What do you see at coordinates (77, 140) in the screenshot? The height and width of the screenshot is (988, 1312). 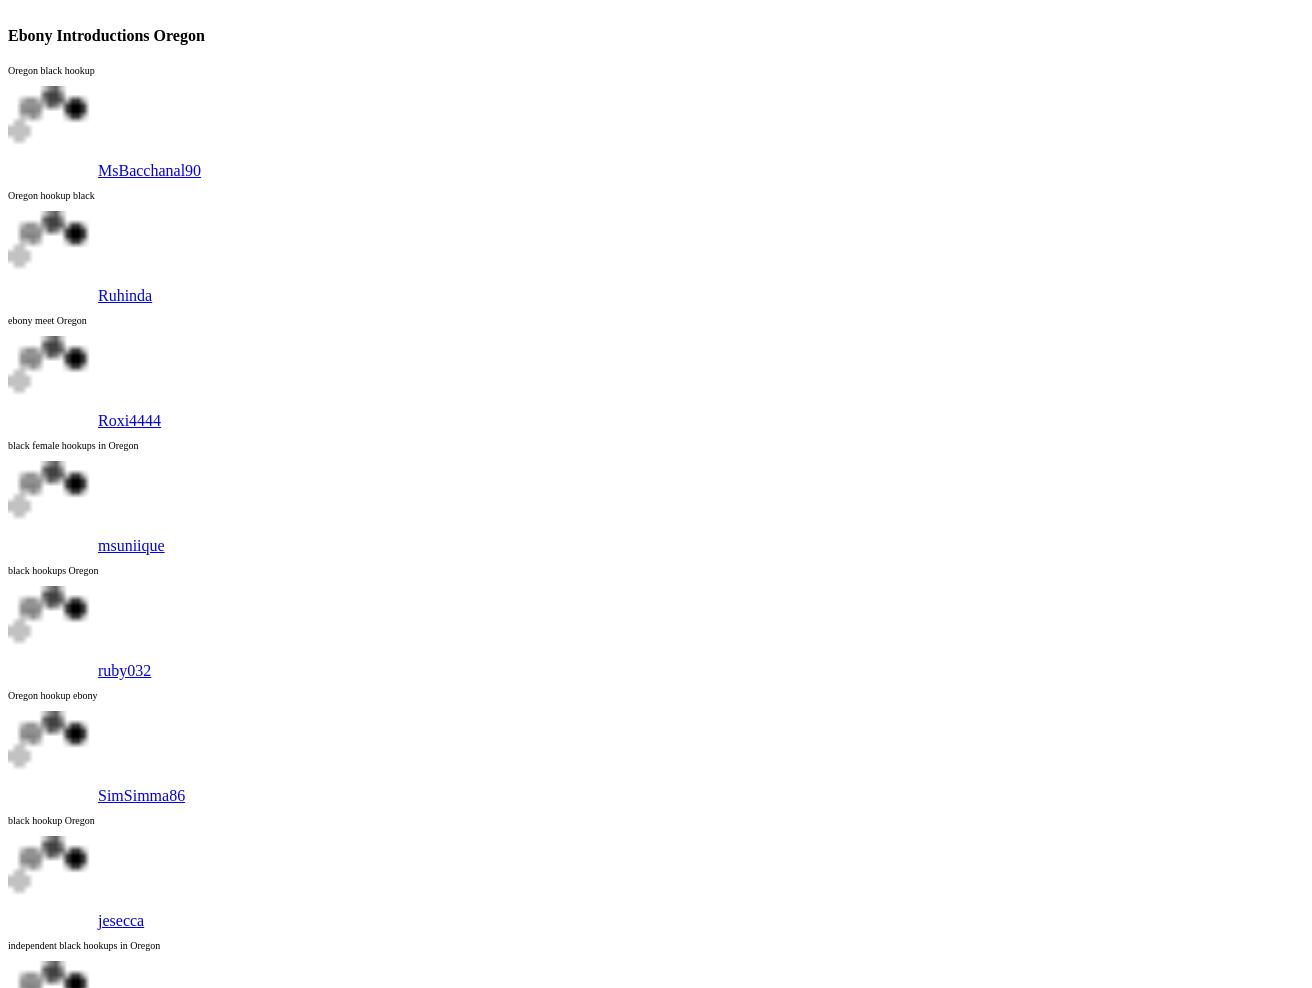 I see `'Newberg'` at bounding box center [77, 140].